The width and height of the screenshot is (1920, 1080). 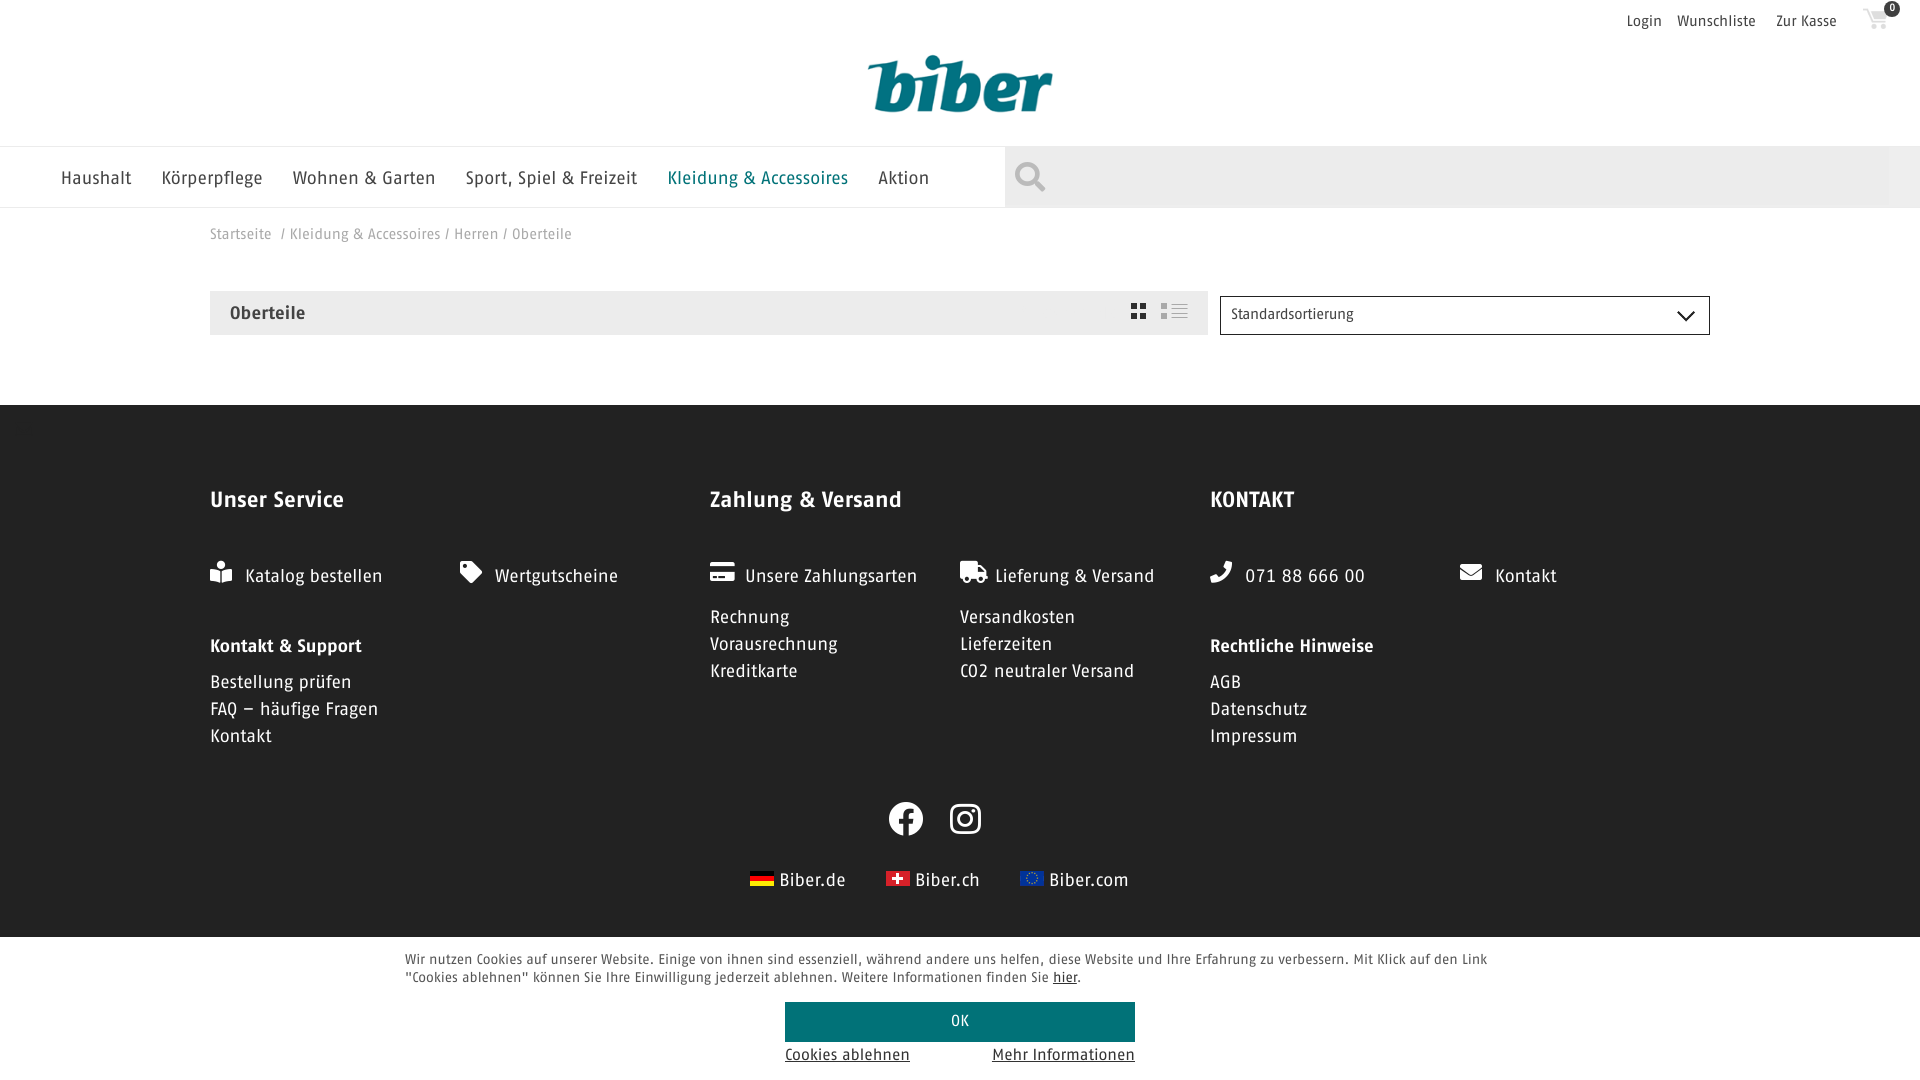 What do you see at coordinates (960, 84) in the screenshot?
I see `'Biber Umweltprodukte Versand'` at bounding box center [960, 84].